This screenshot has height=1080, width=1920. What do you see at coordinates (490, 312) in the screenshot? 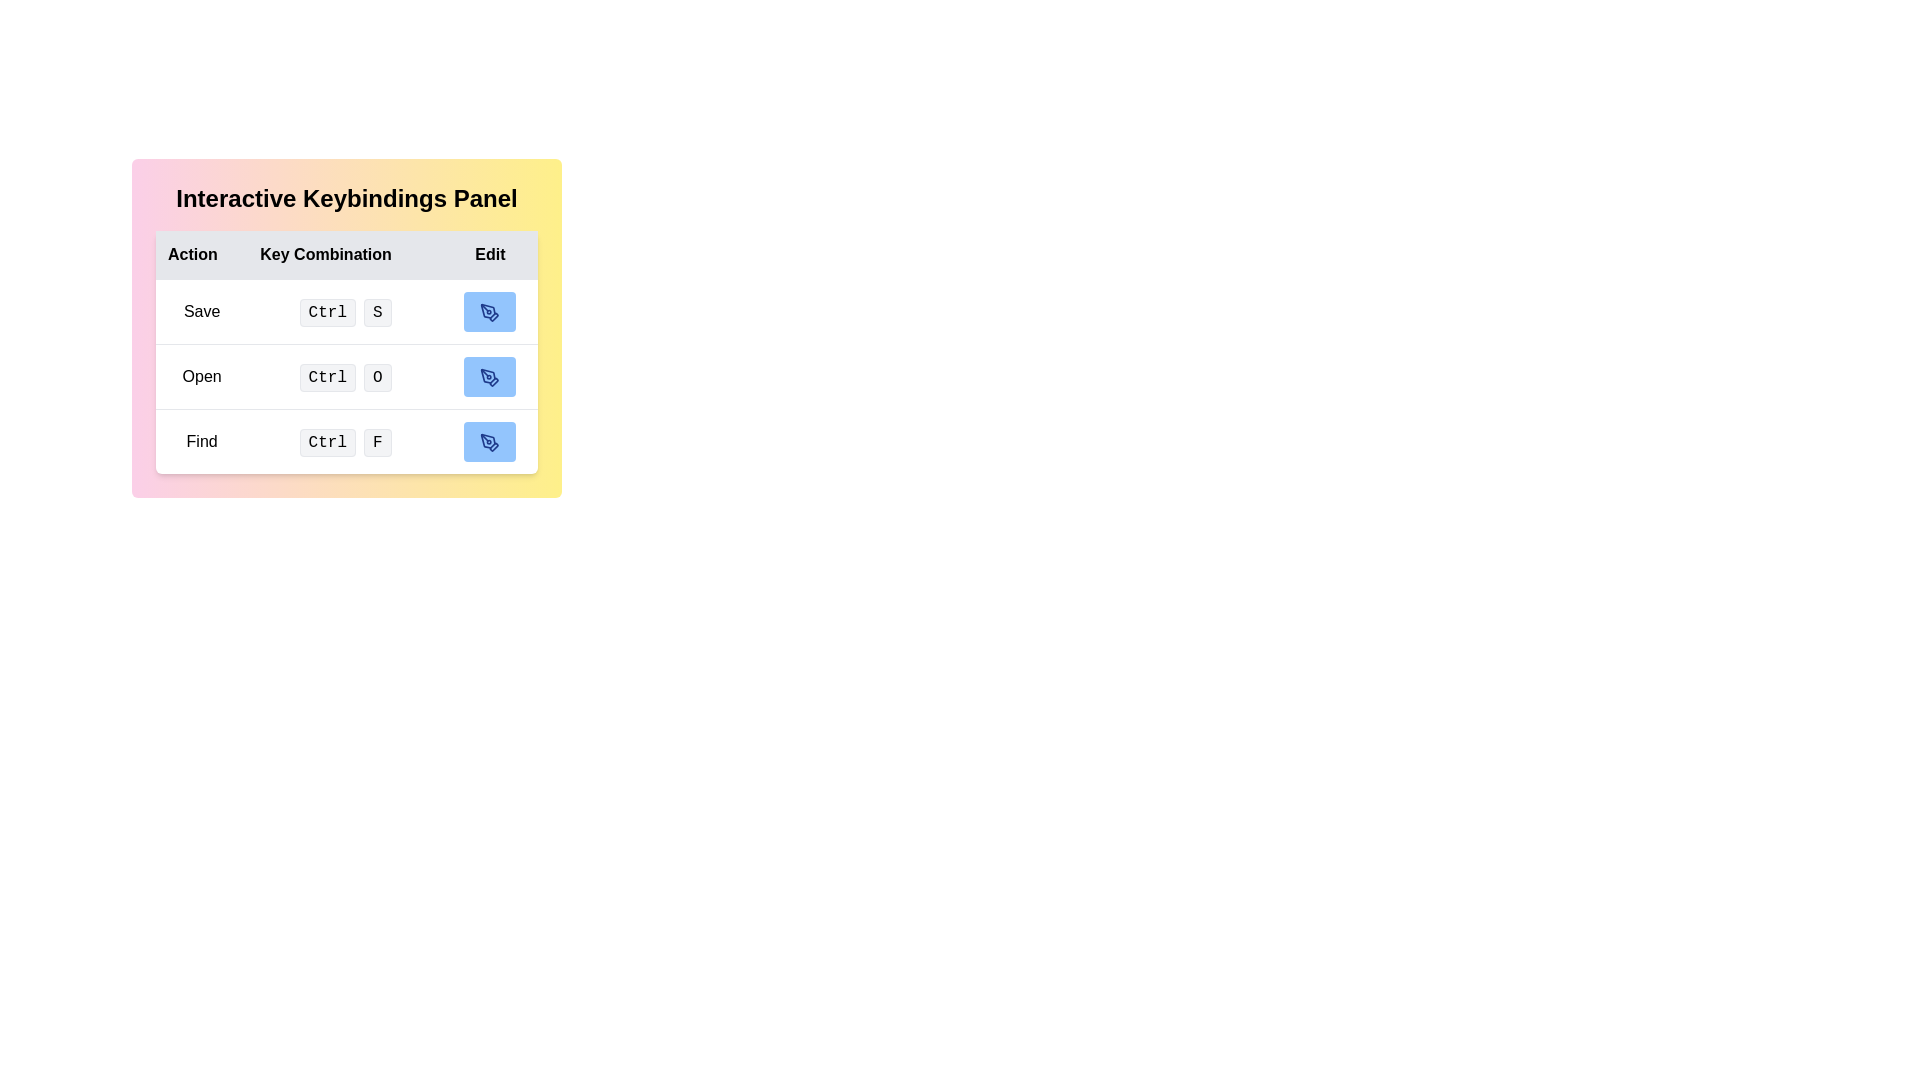
I see `the Icon Button in the 'Edit' column corresponding to the 'Save' action in the 'Interactive Keybindings Panel' to interact` at bounding box center [490, 312].